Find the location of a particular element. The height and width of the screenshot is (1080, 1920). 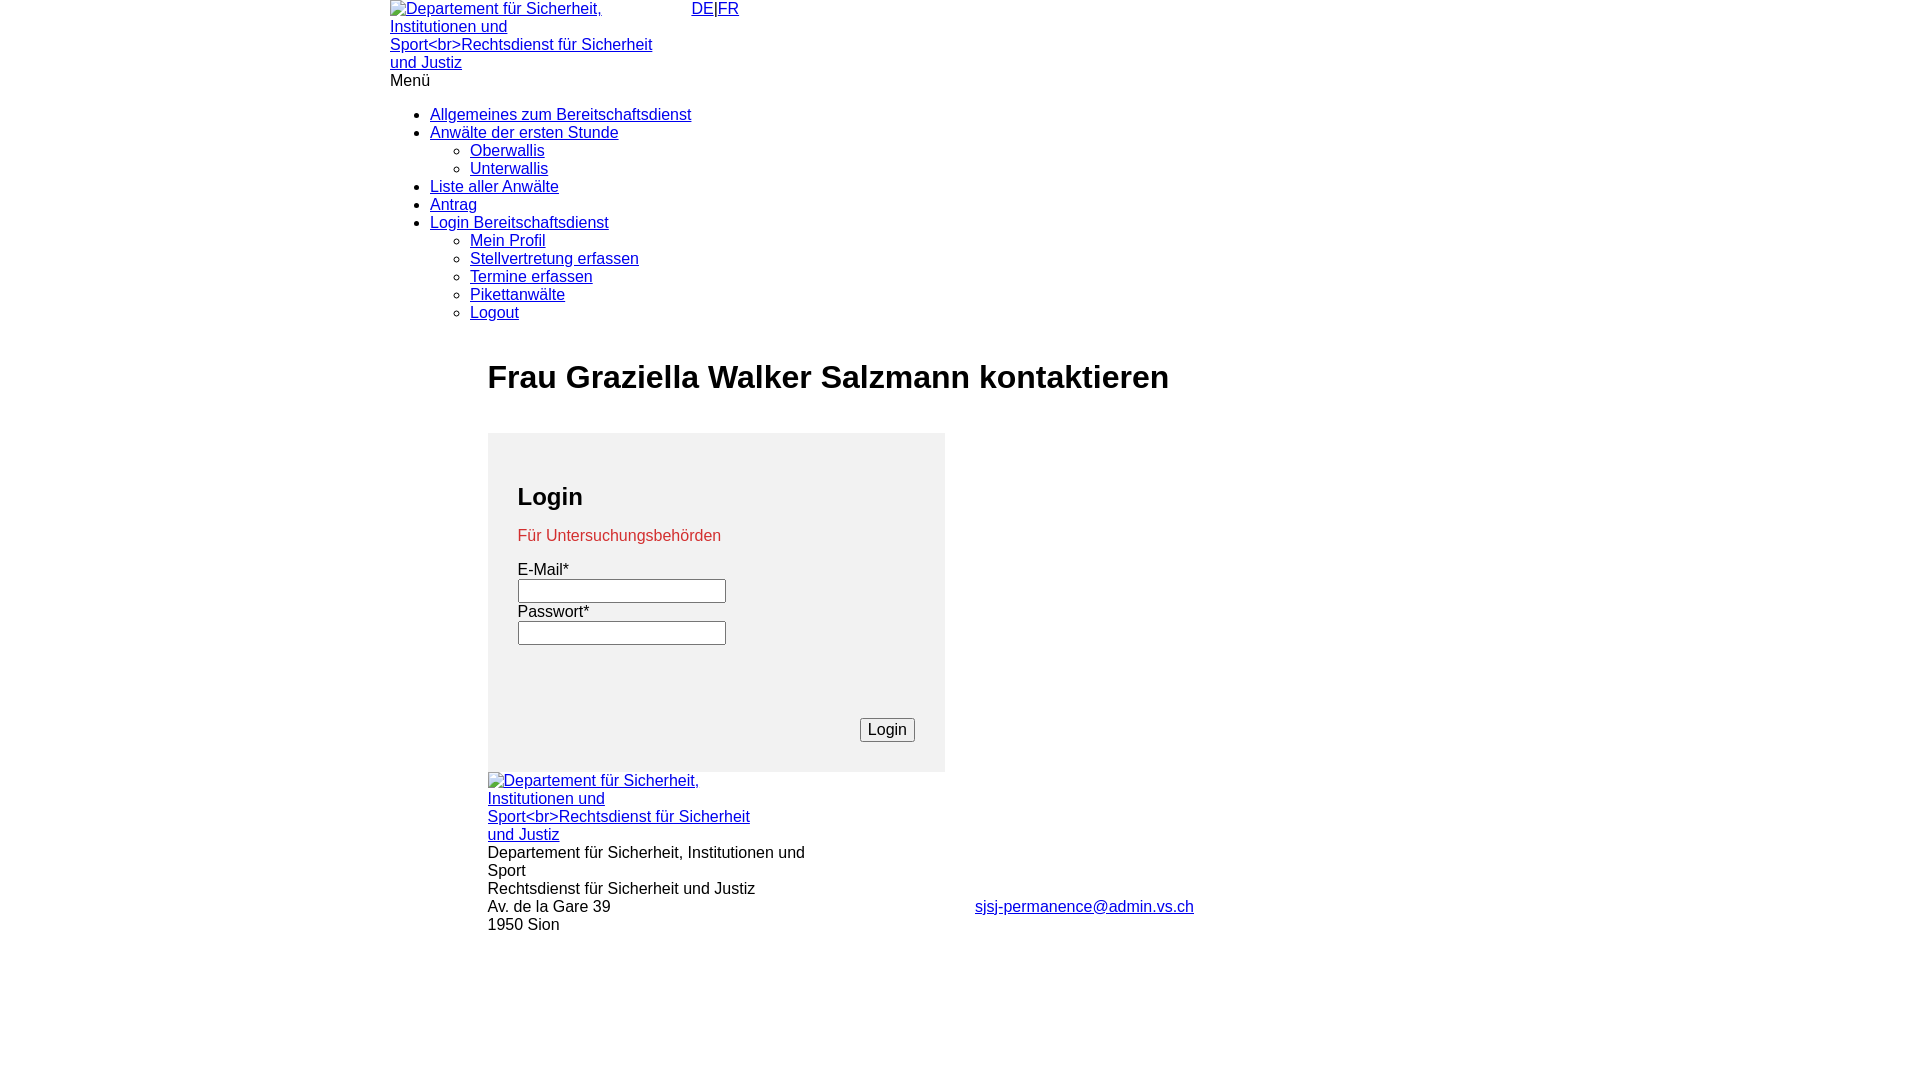

'sjsj-permanence@admin.vs.ch' is located at coordinates (1083, 906).